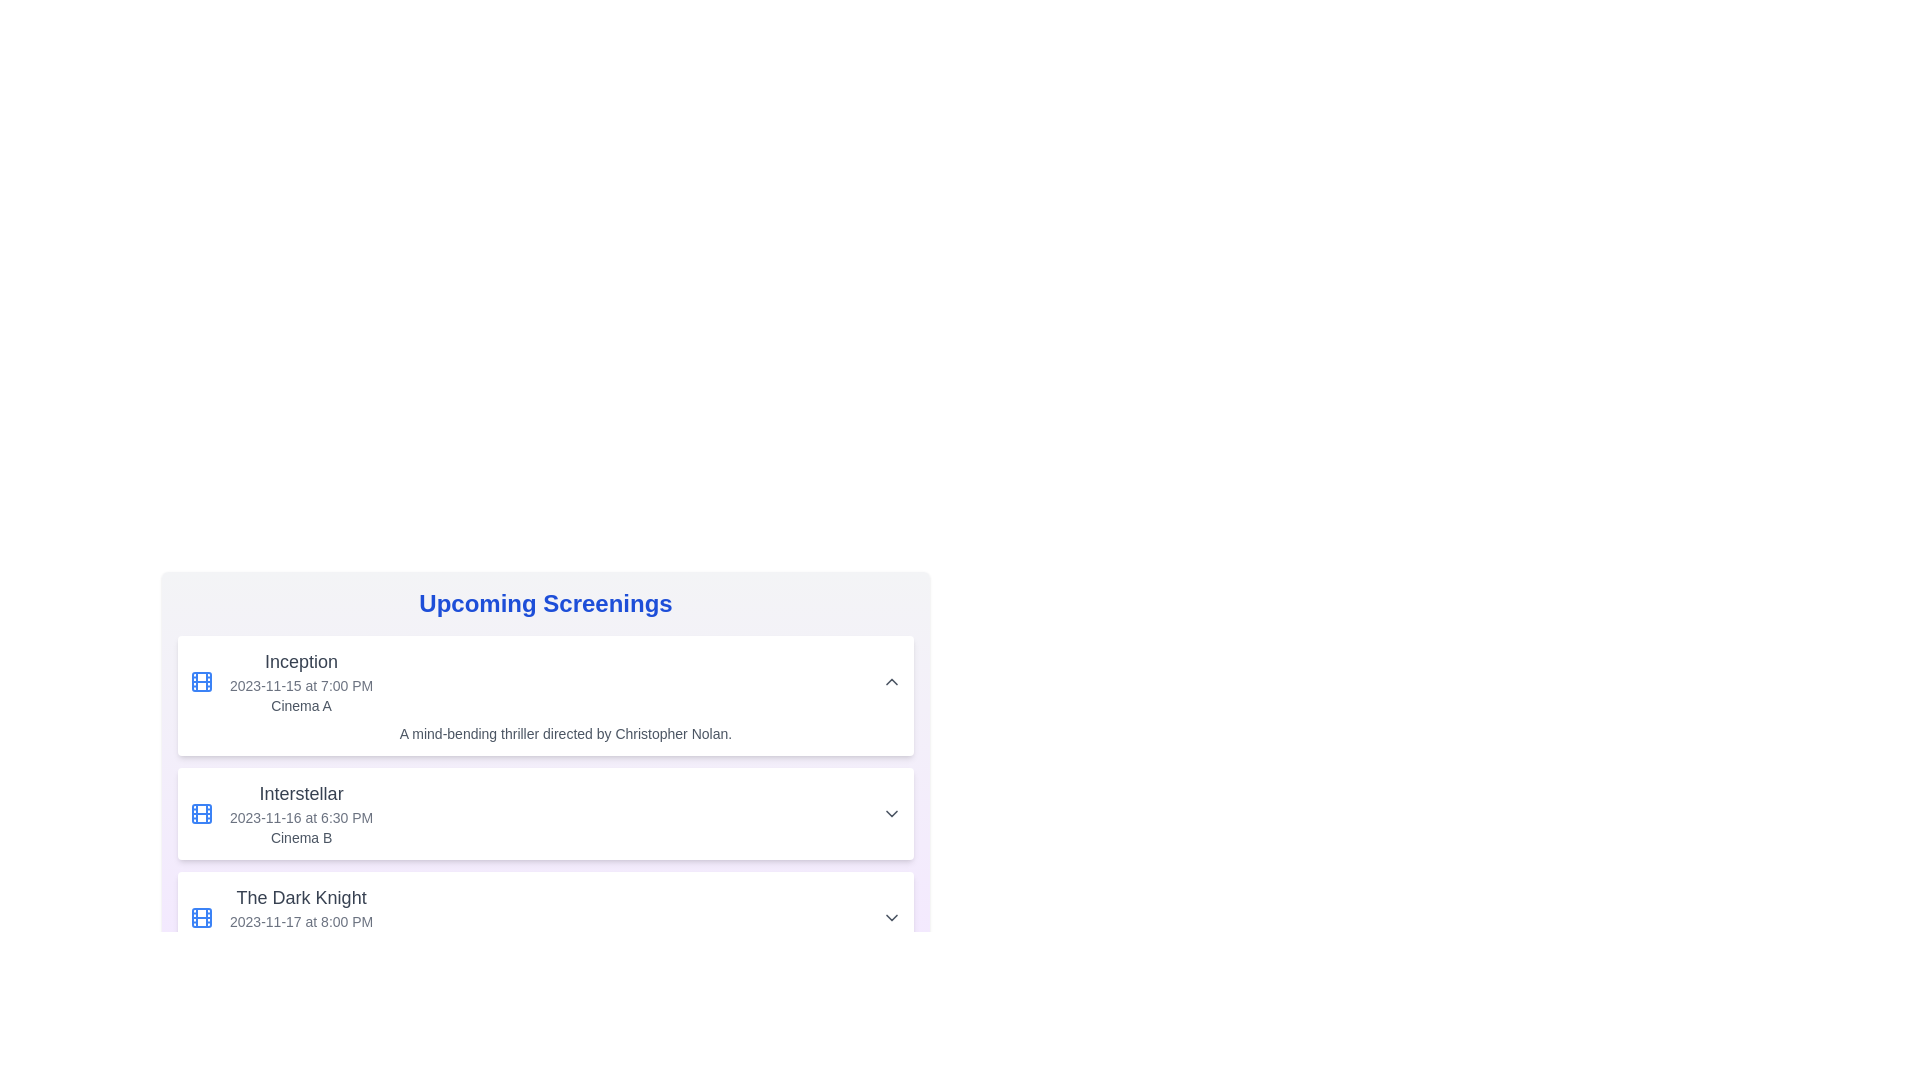 The image size is (1920, 1080). I want to click on the second entry, so click(546, 813).